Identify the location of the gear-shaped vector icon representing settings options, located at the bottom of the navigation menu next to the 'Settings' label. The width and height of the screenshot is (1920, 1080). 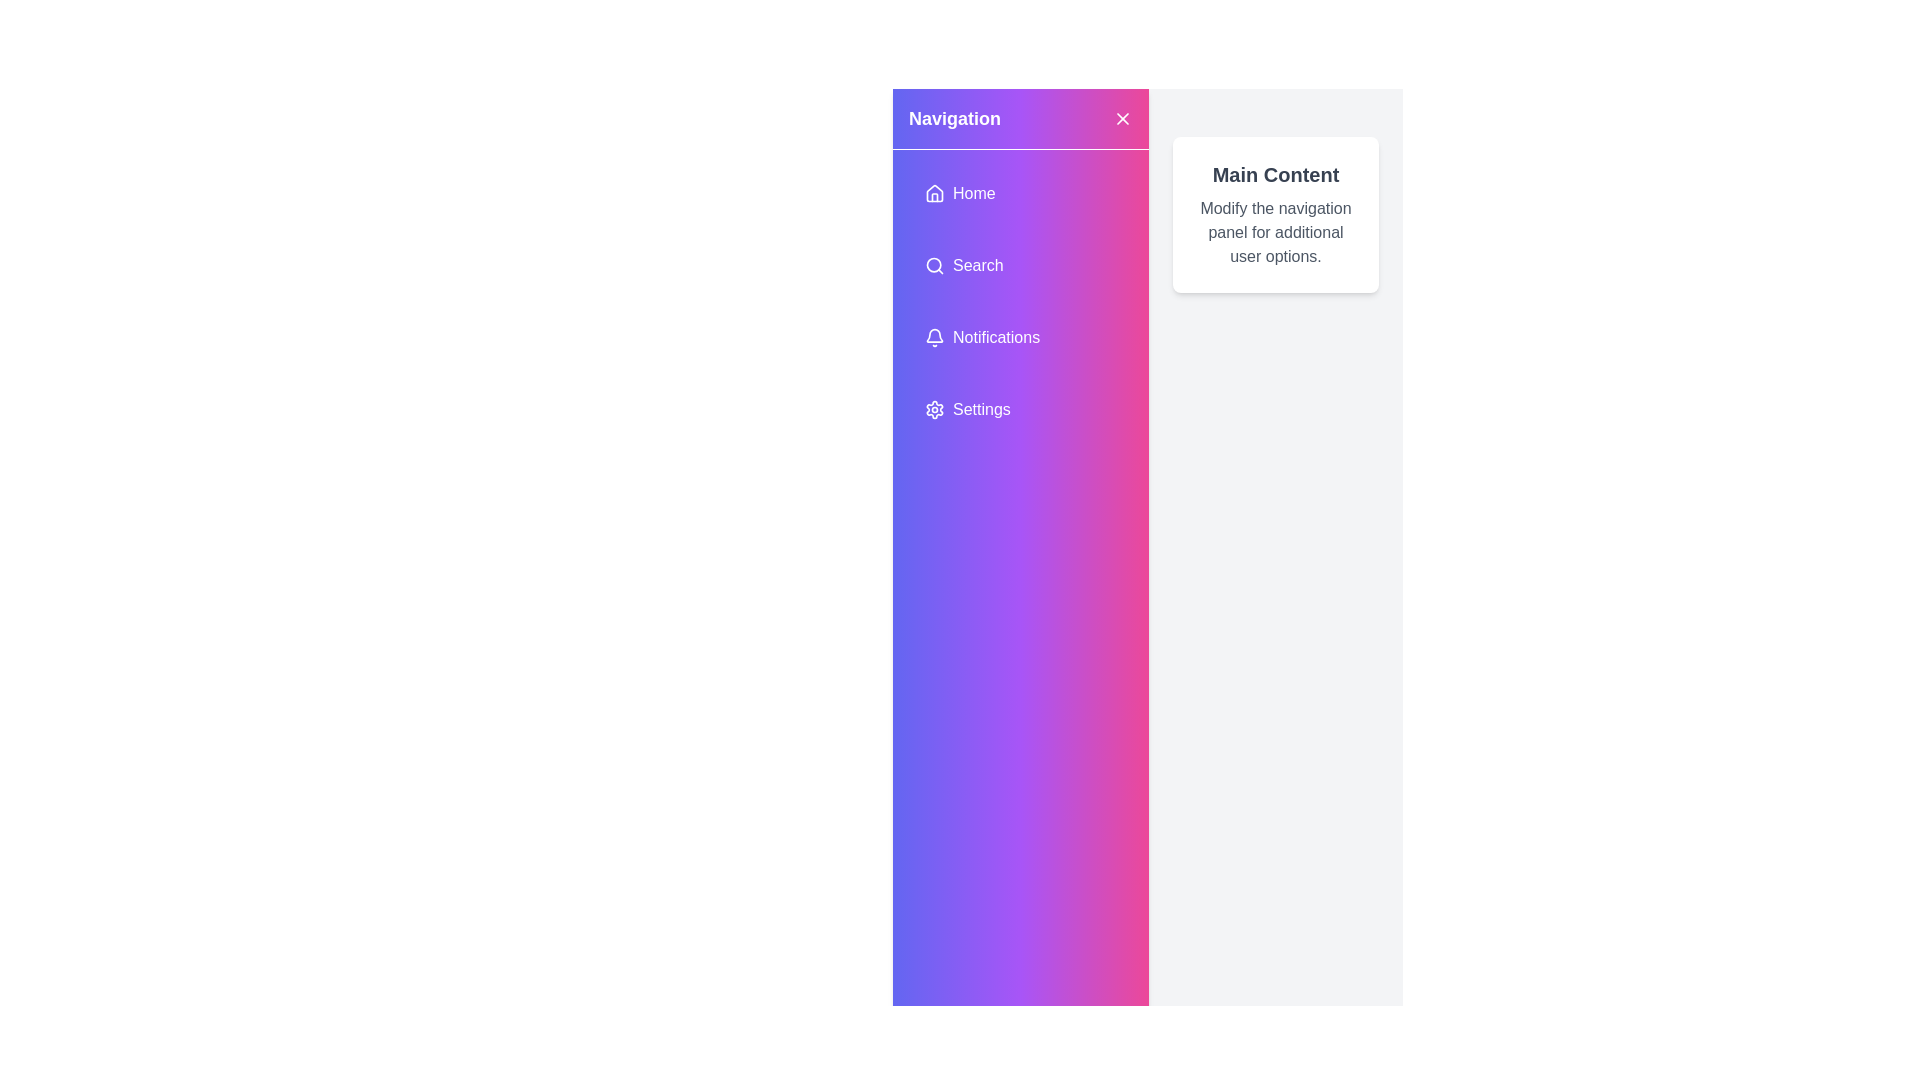
(934, 408).